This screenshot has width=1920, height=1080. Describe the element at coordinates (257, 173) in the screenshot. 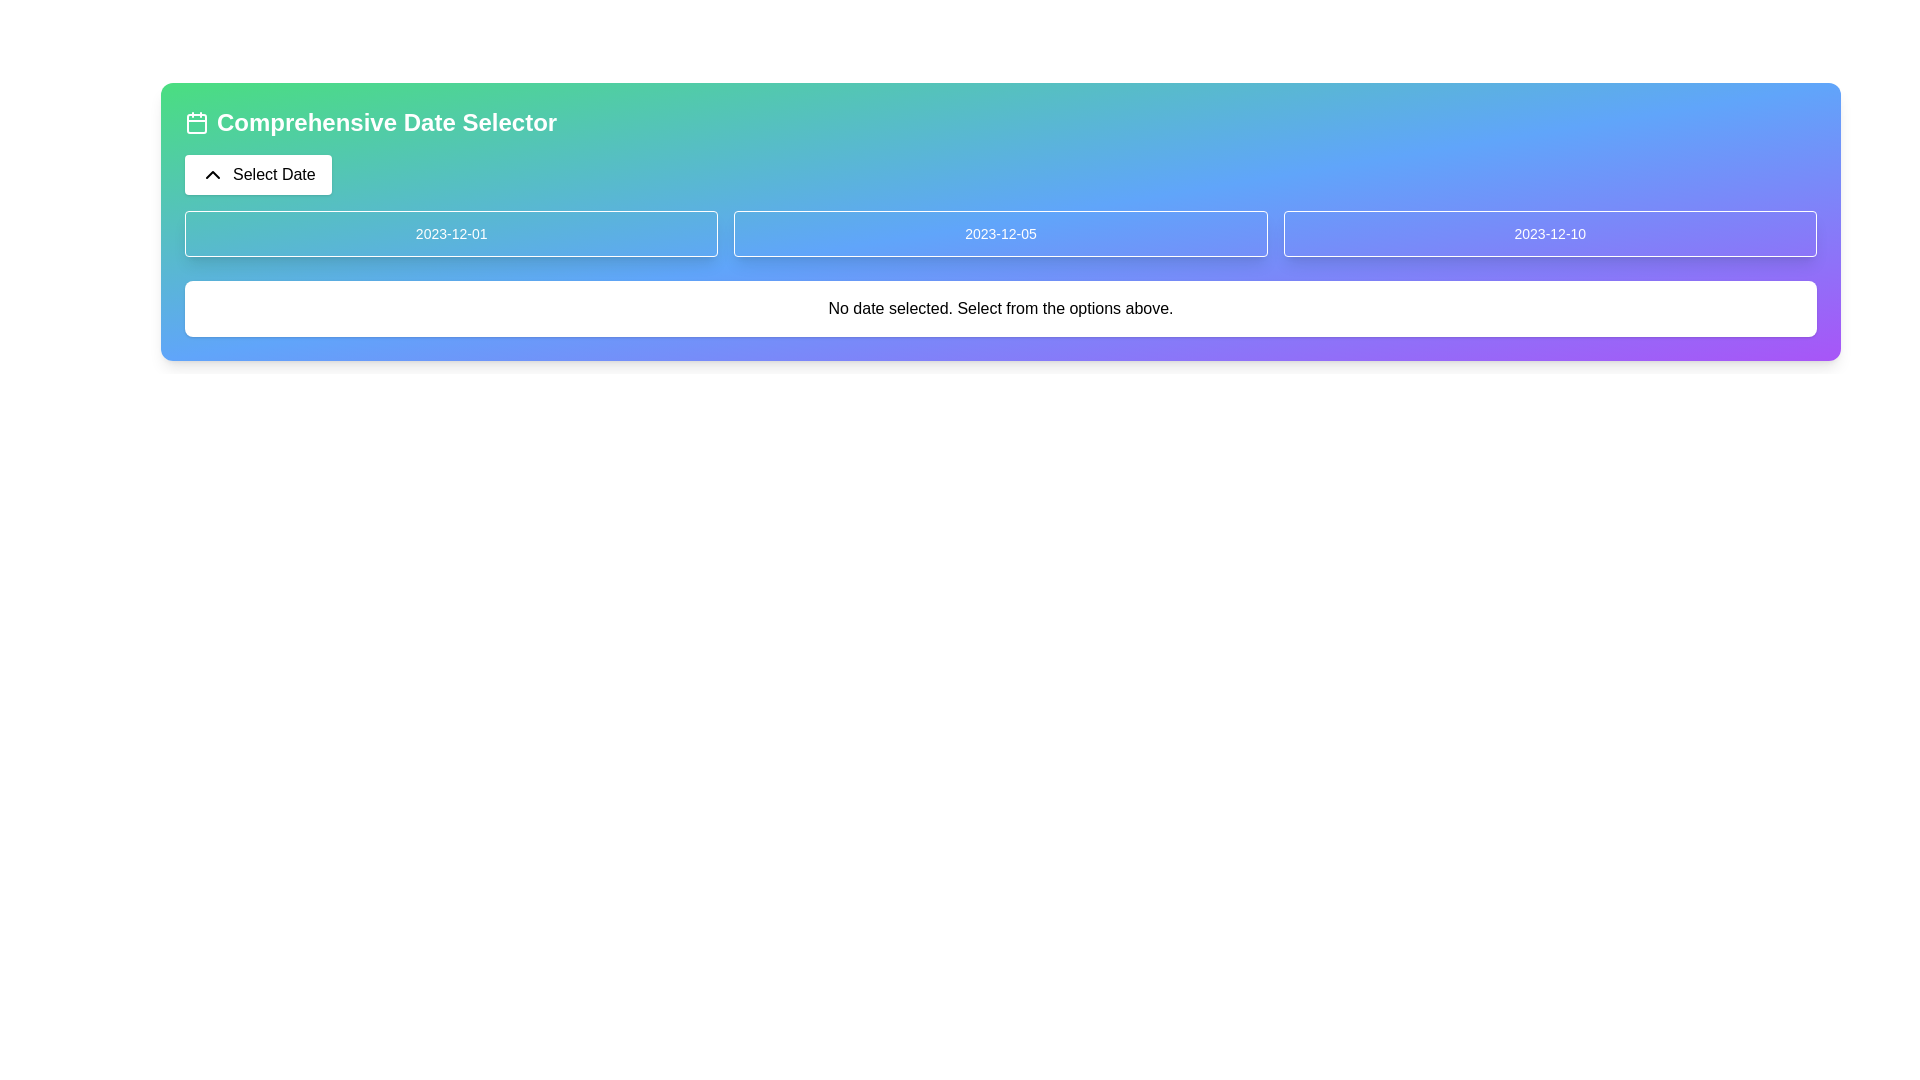

I see `the date selection button located` at that location.